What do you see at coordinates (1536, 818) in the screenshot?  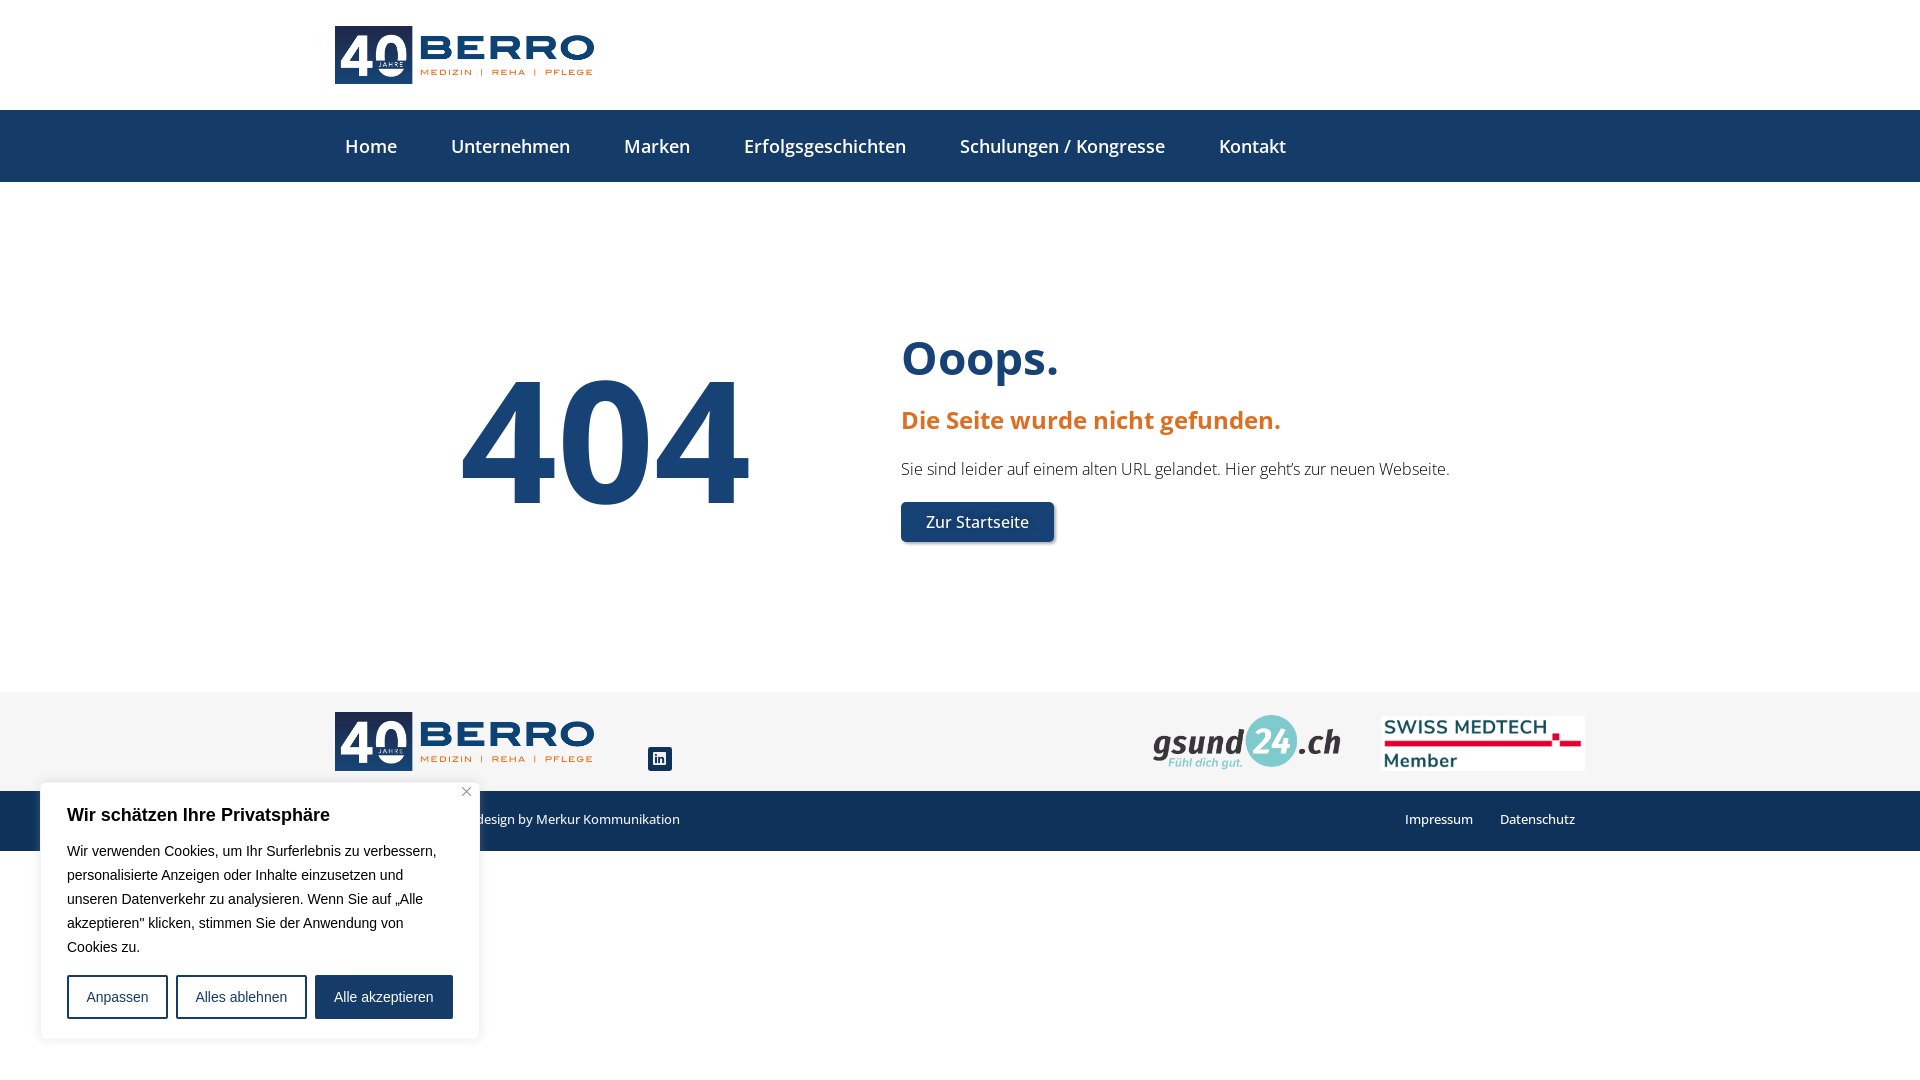 I see `'Datenschutz'` at bounding box center [1536, 818].